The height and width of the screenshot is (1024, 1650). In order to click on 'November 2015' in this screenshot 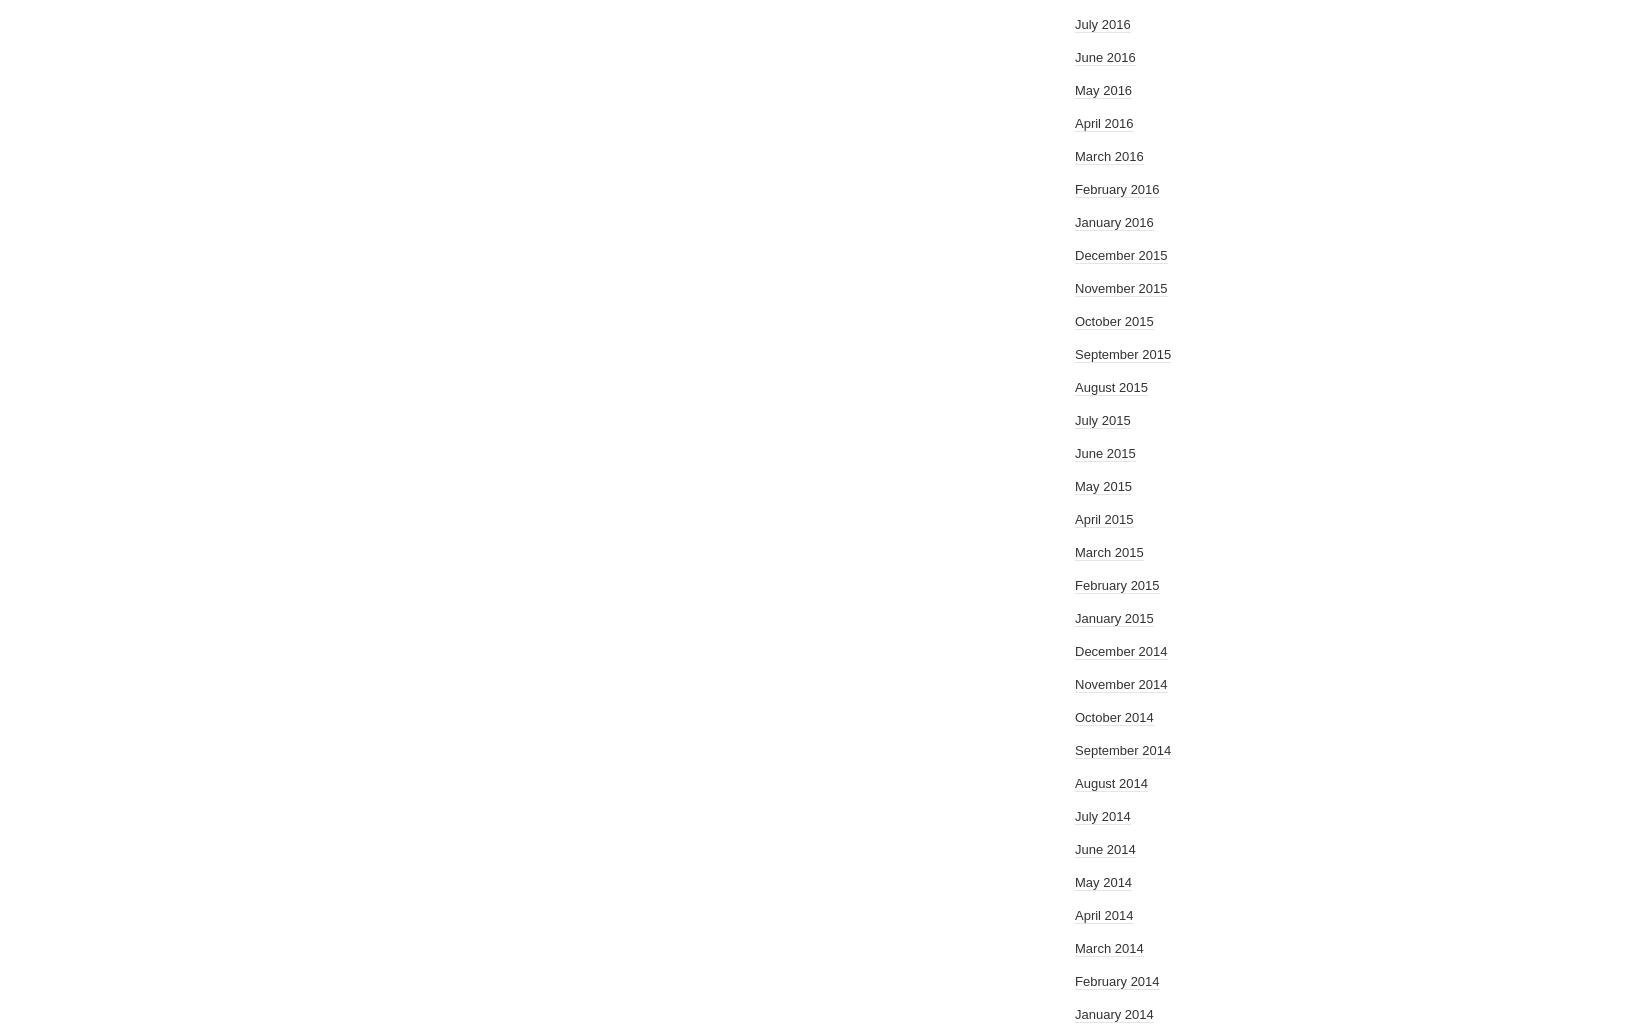, I will do `click(1121, 288)`.